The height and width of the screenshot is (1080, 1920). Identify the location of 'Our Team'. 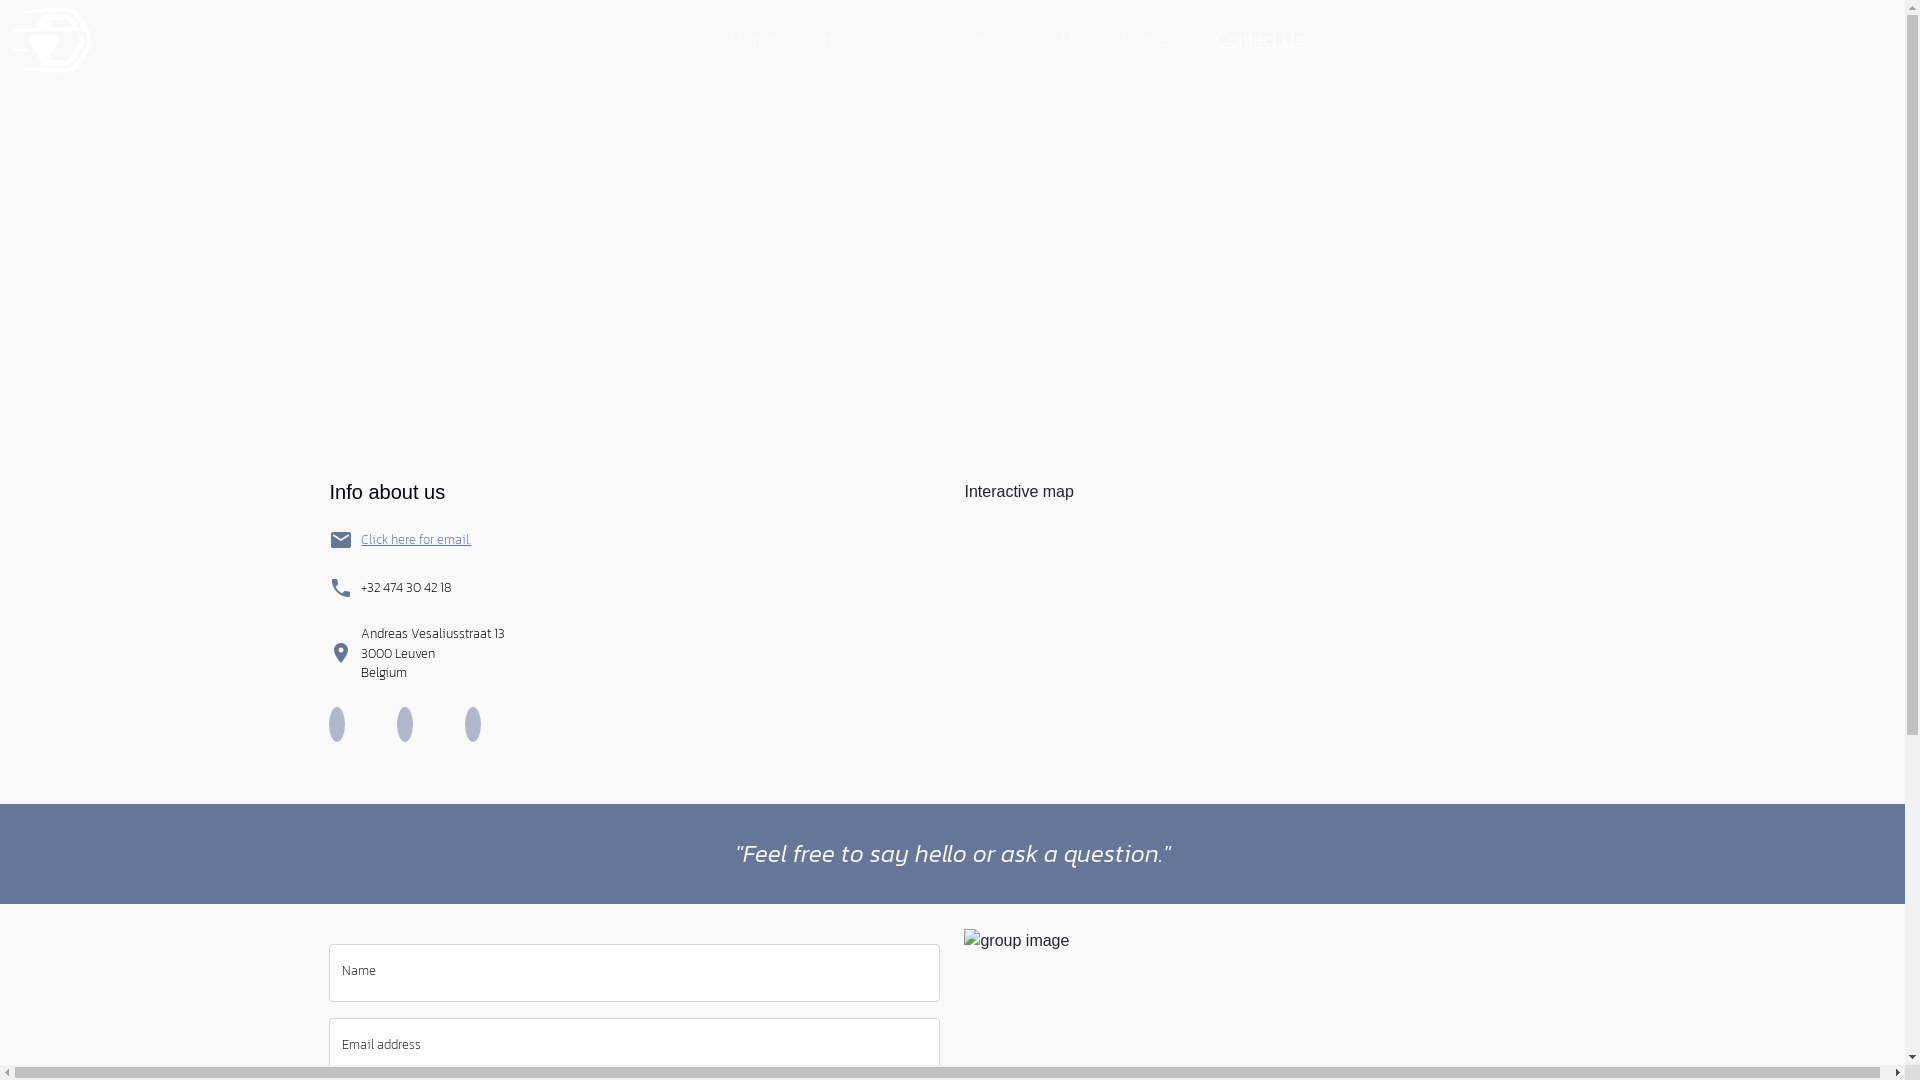
(902, 39).